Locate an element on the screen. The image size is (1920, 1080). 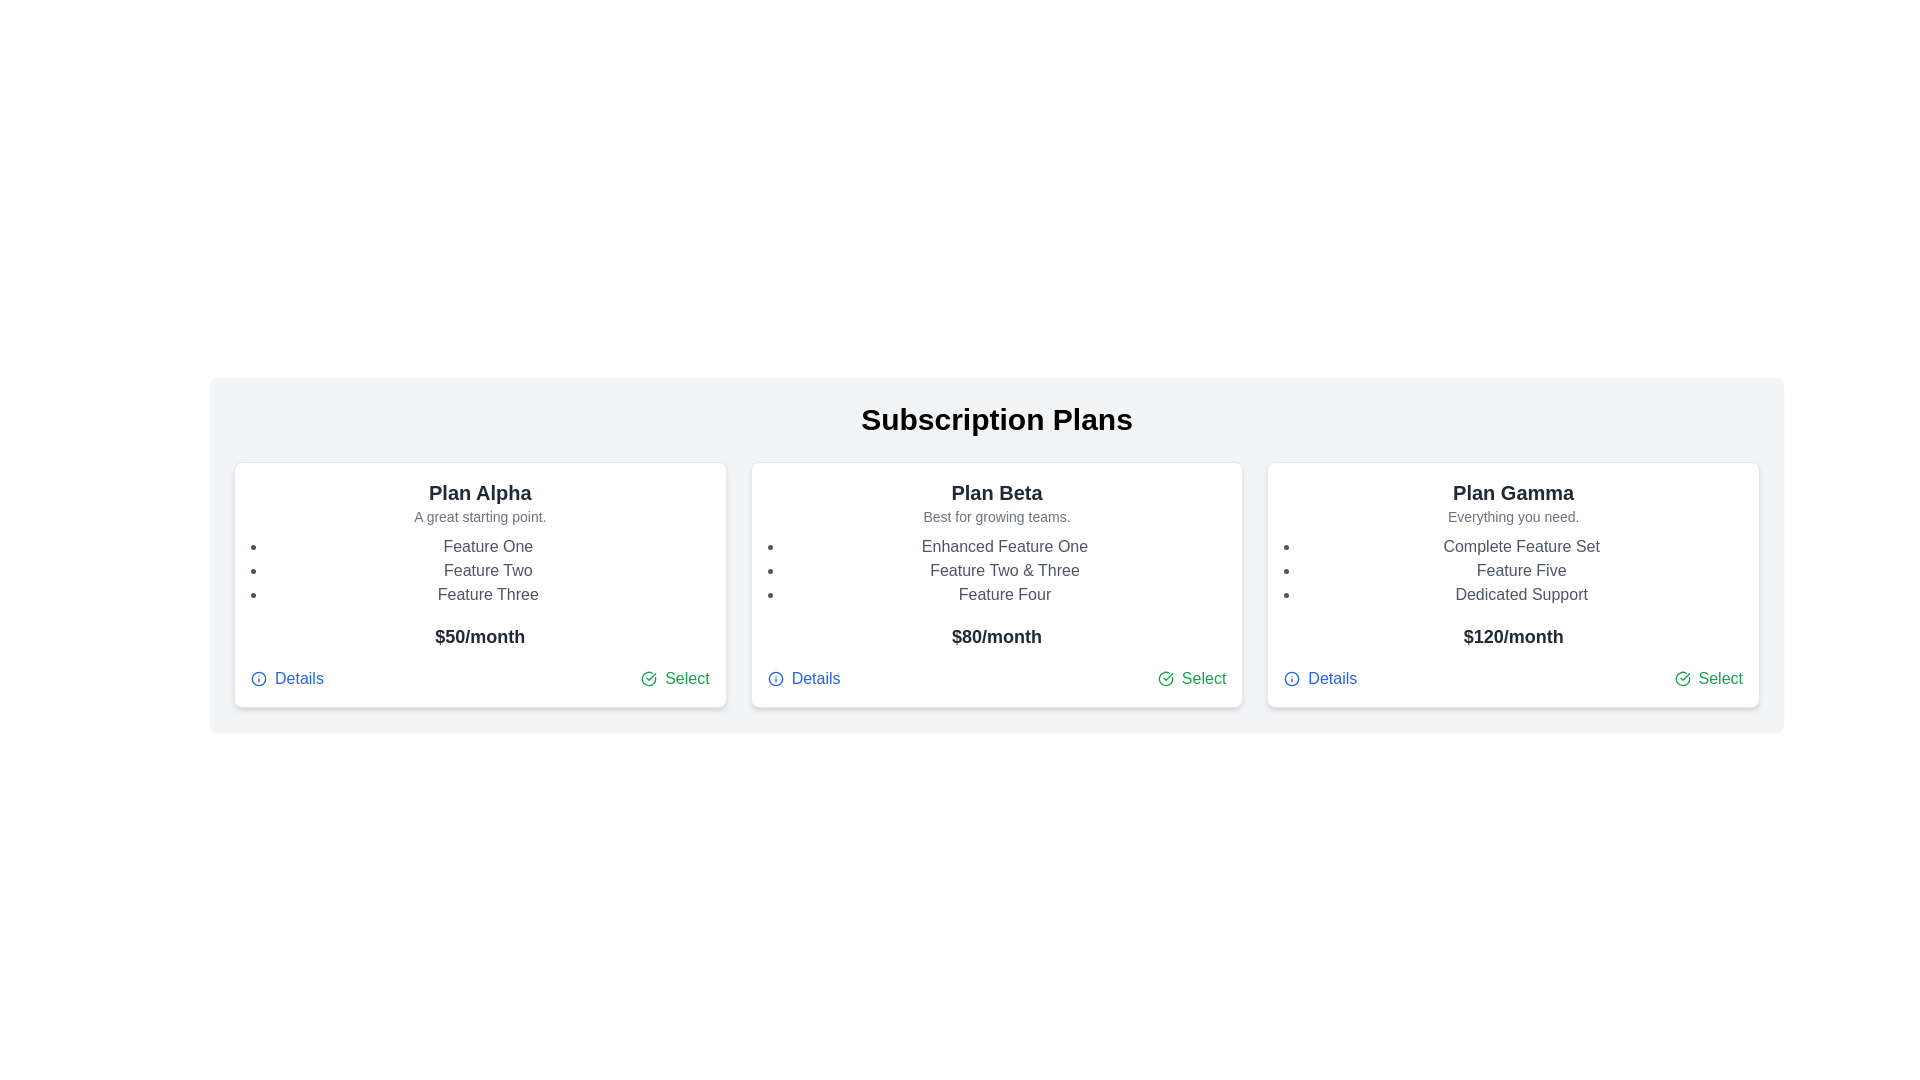
the 'Select' button with a green text label and checkmark icon located in the 'Plan Gamma' section at the bottom-right corner is located at coordinates (1707, 677).